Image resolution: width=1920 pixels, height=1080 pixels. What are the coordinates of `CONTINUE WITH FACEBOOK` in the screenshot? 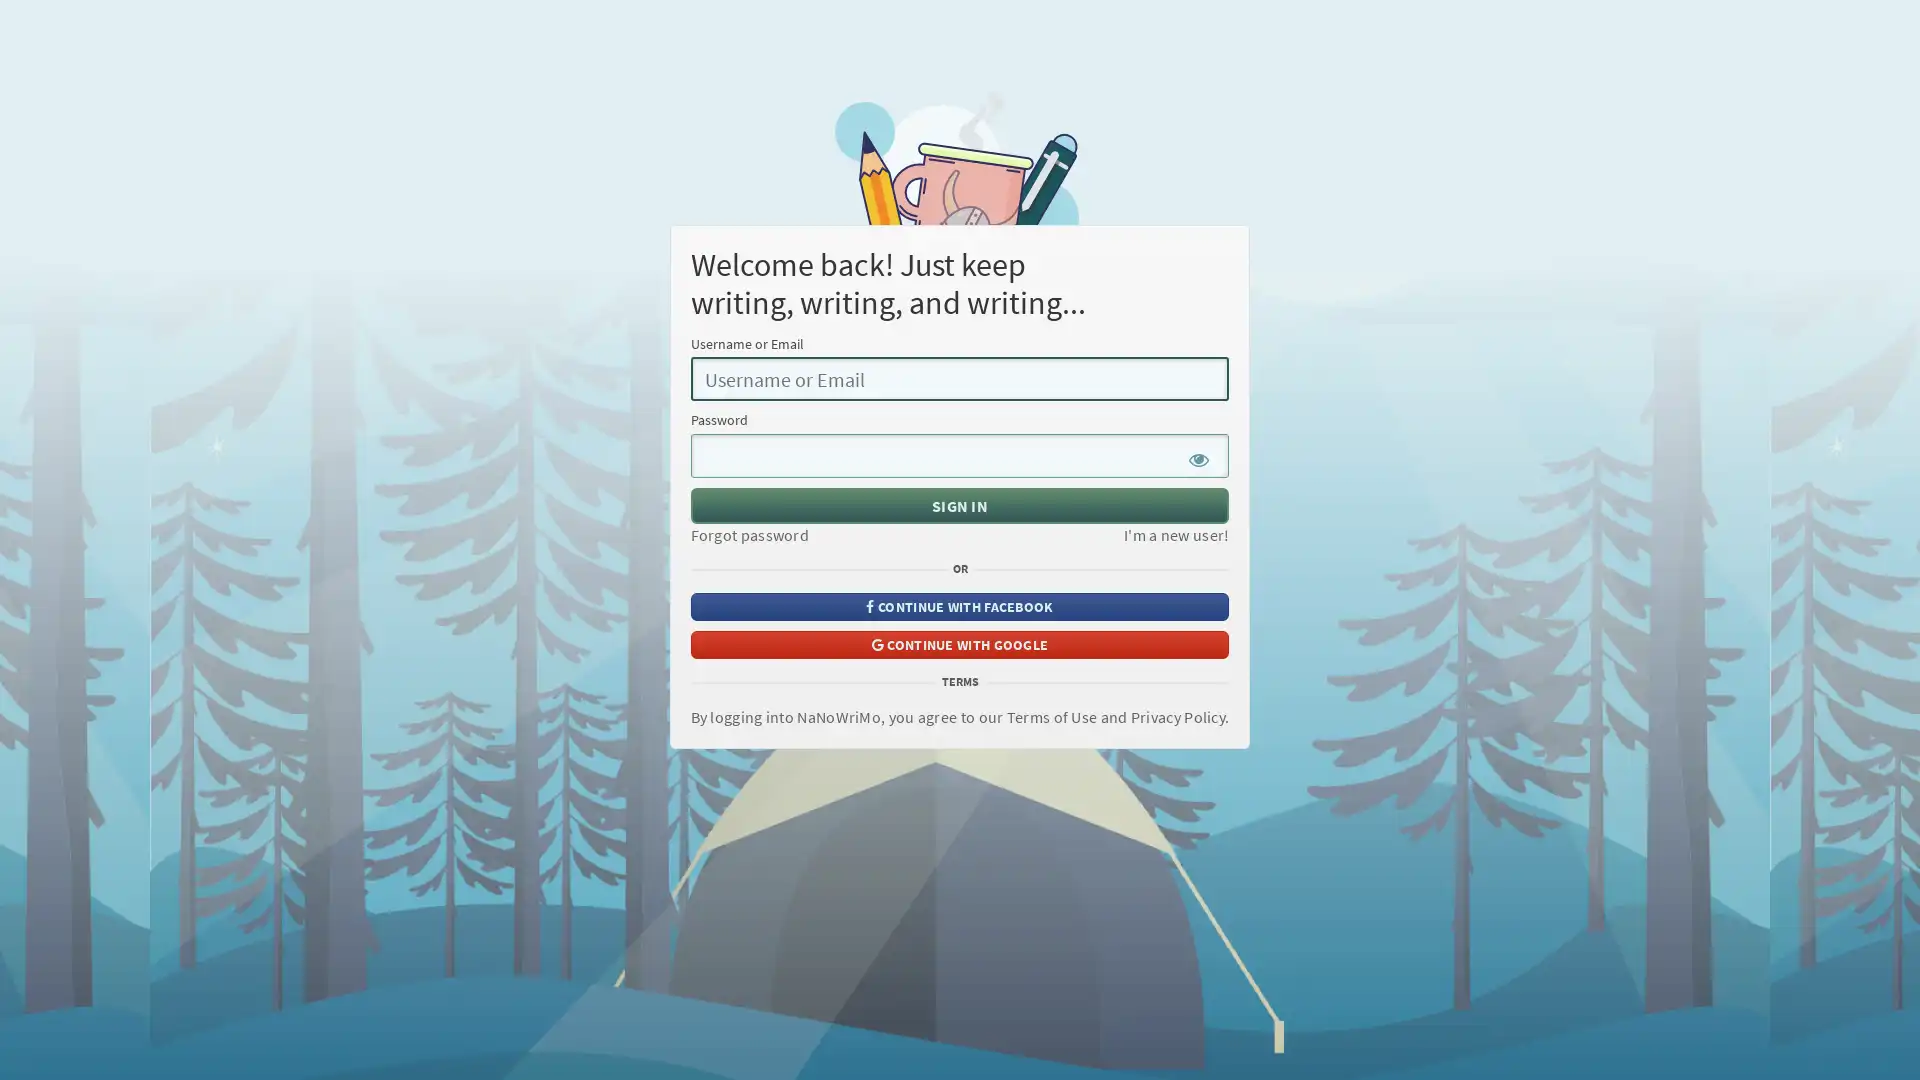 It's located at (958, 604).